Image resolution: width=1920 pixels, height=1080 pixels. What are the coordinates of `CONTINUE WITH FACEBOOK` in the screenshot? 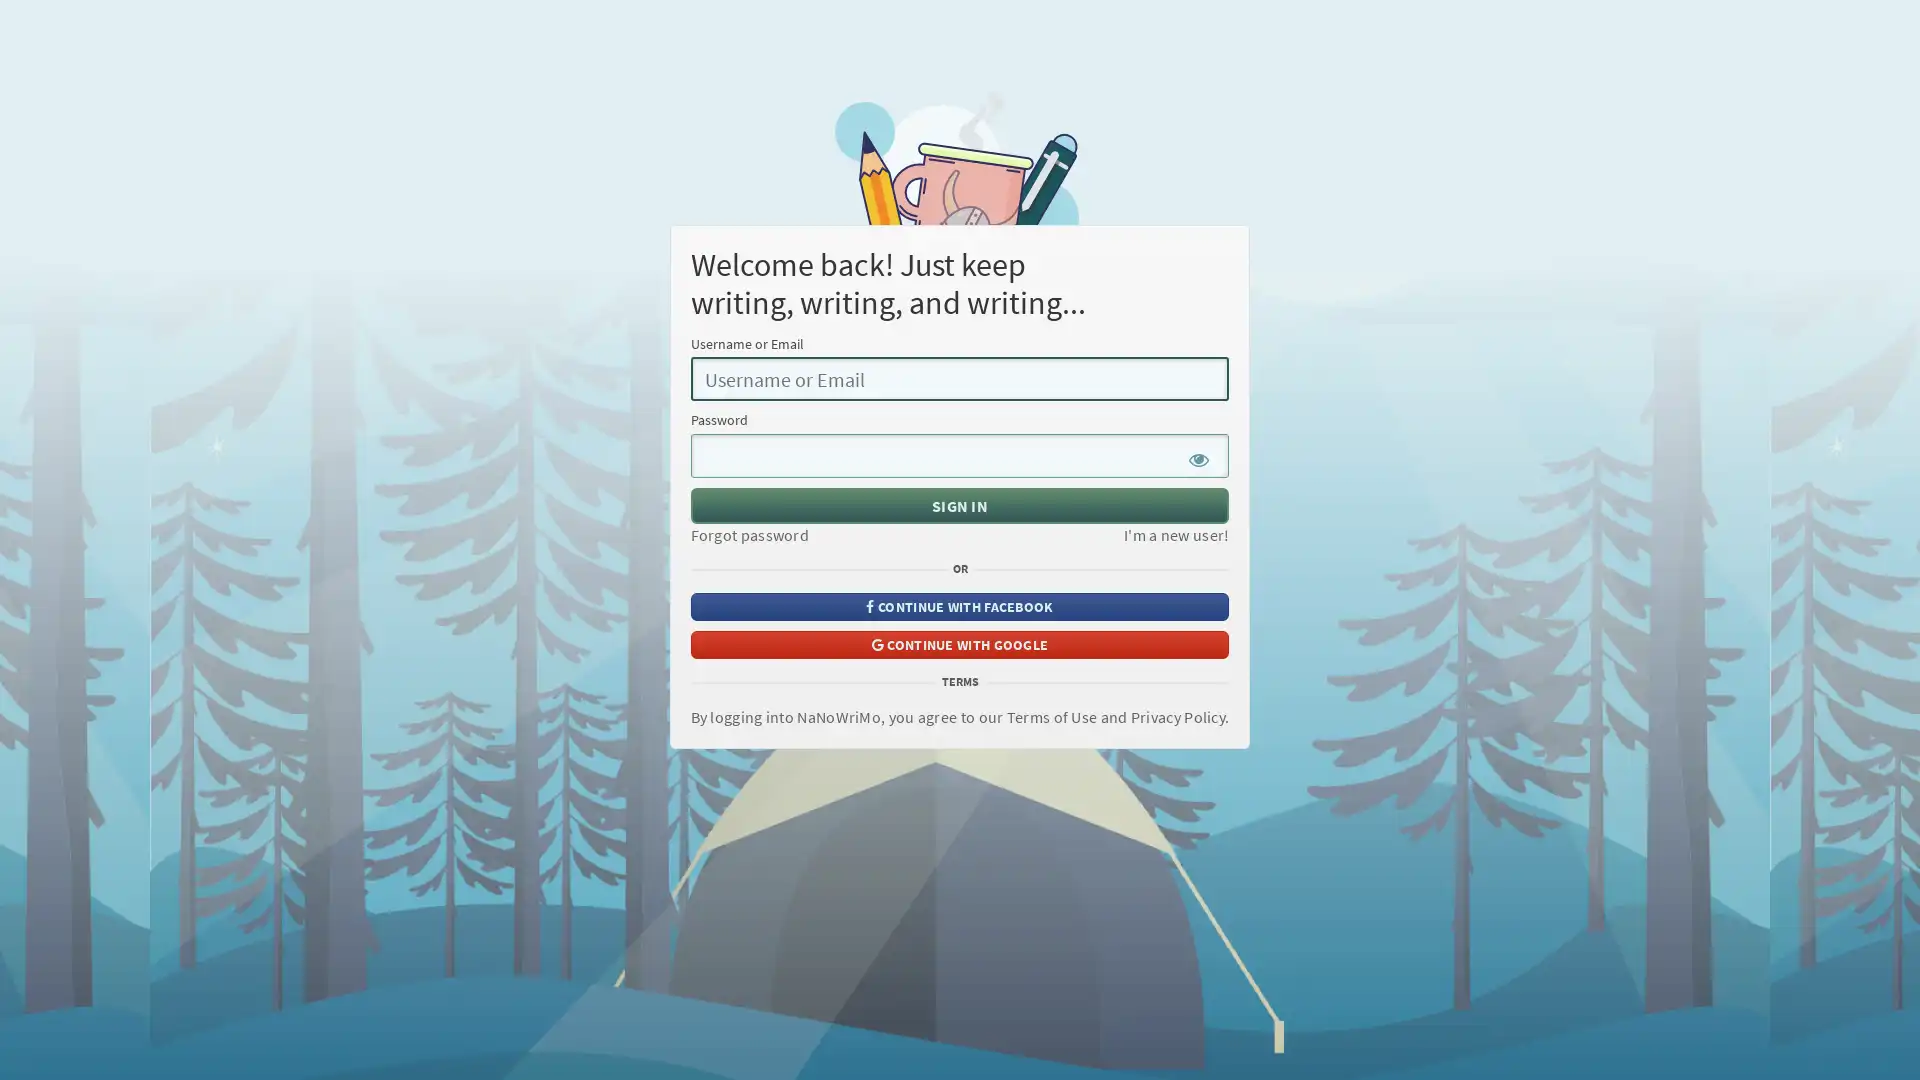 It's located at (958, 604).